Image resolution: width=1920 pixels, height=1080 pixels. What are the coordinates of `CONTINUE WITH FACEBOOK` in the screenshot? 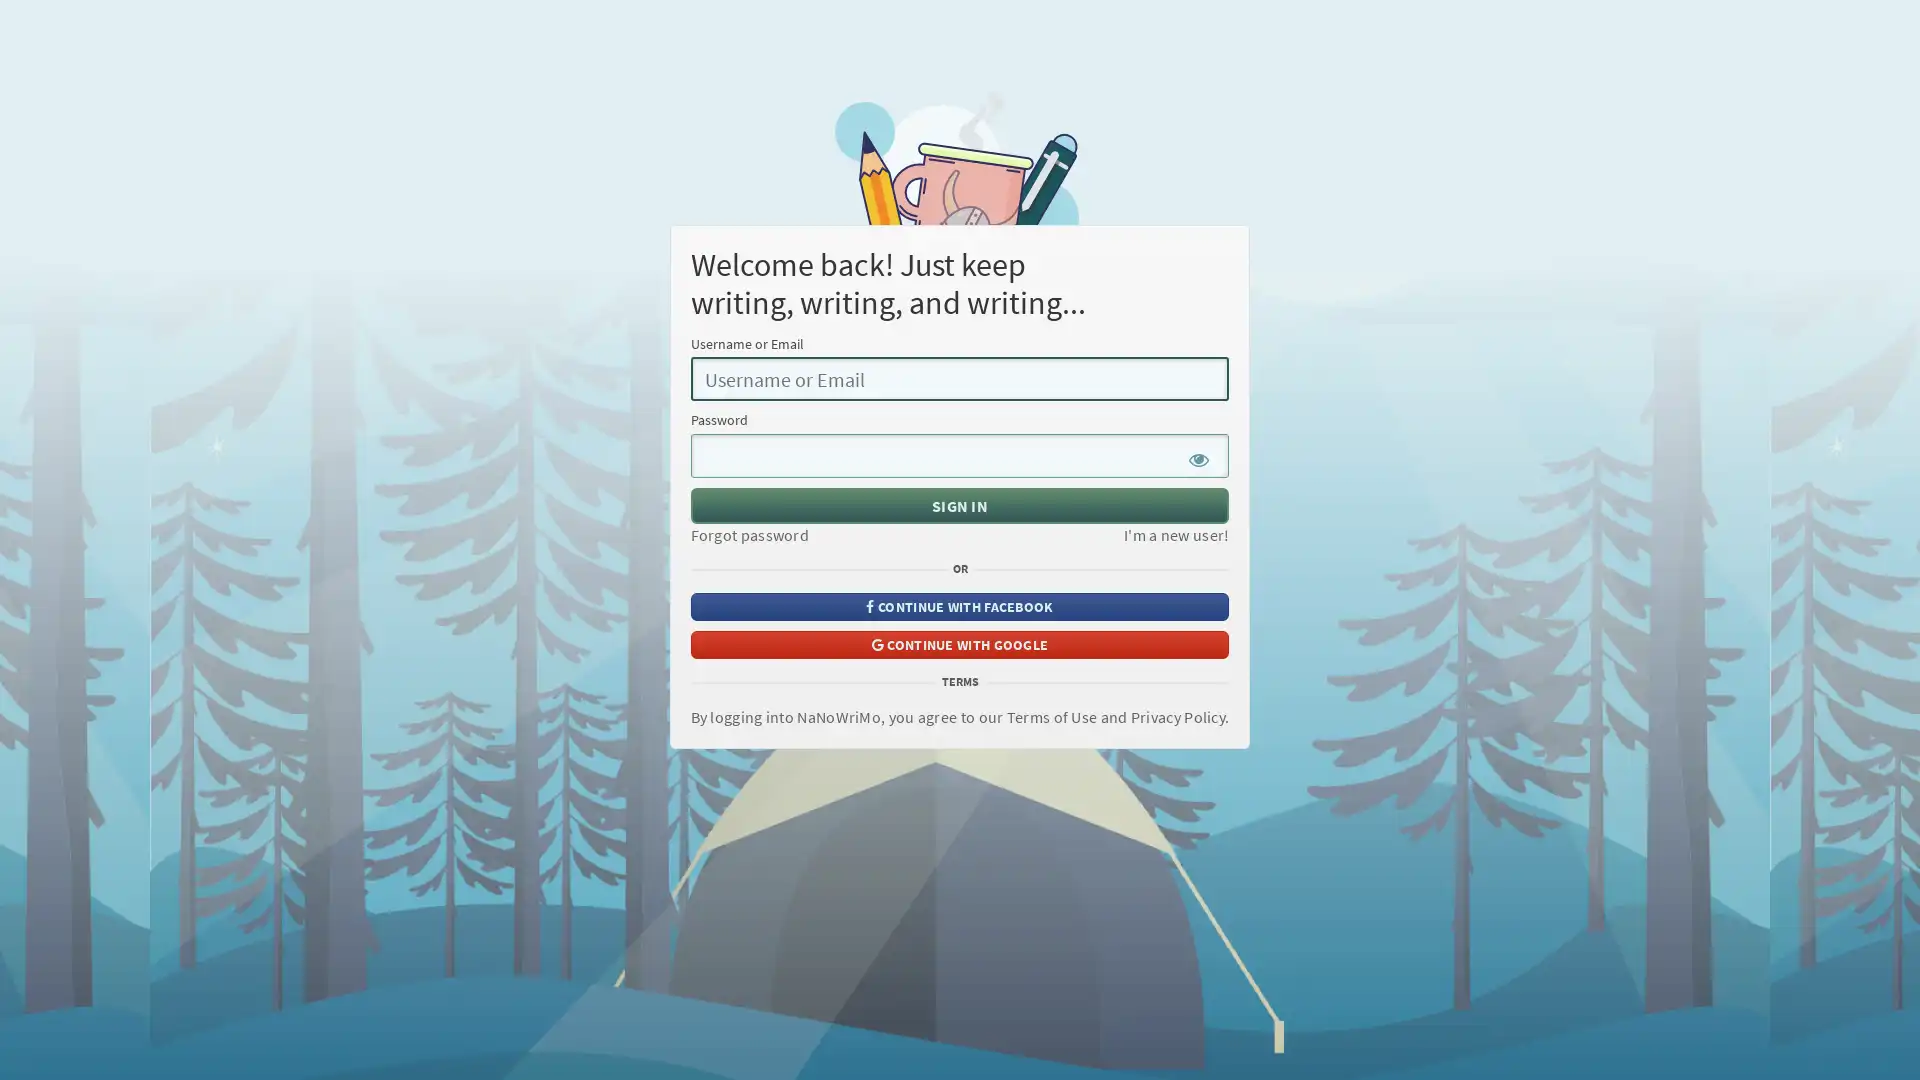 It's located at (958, 604).